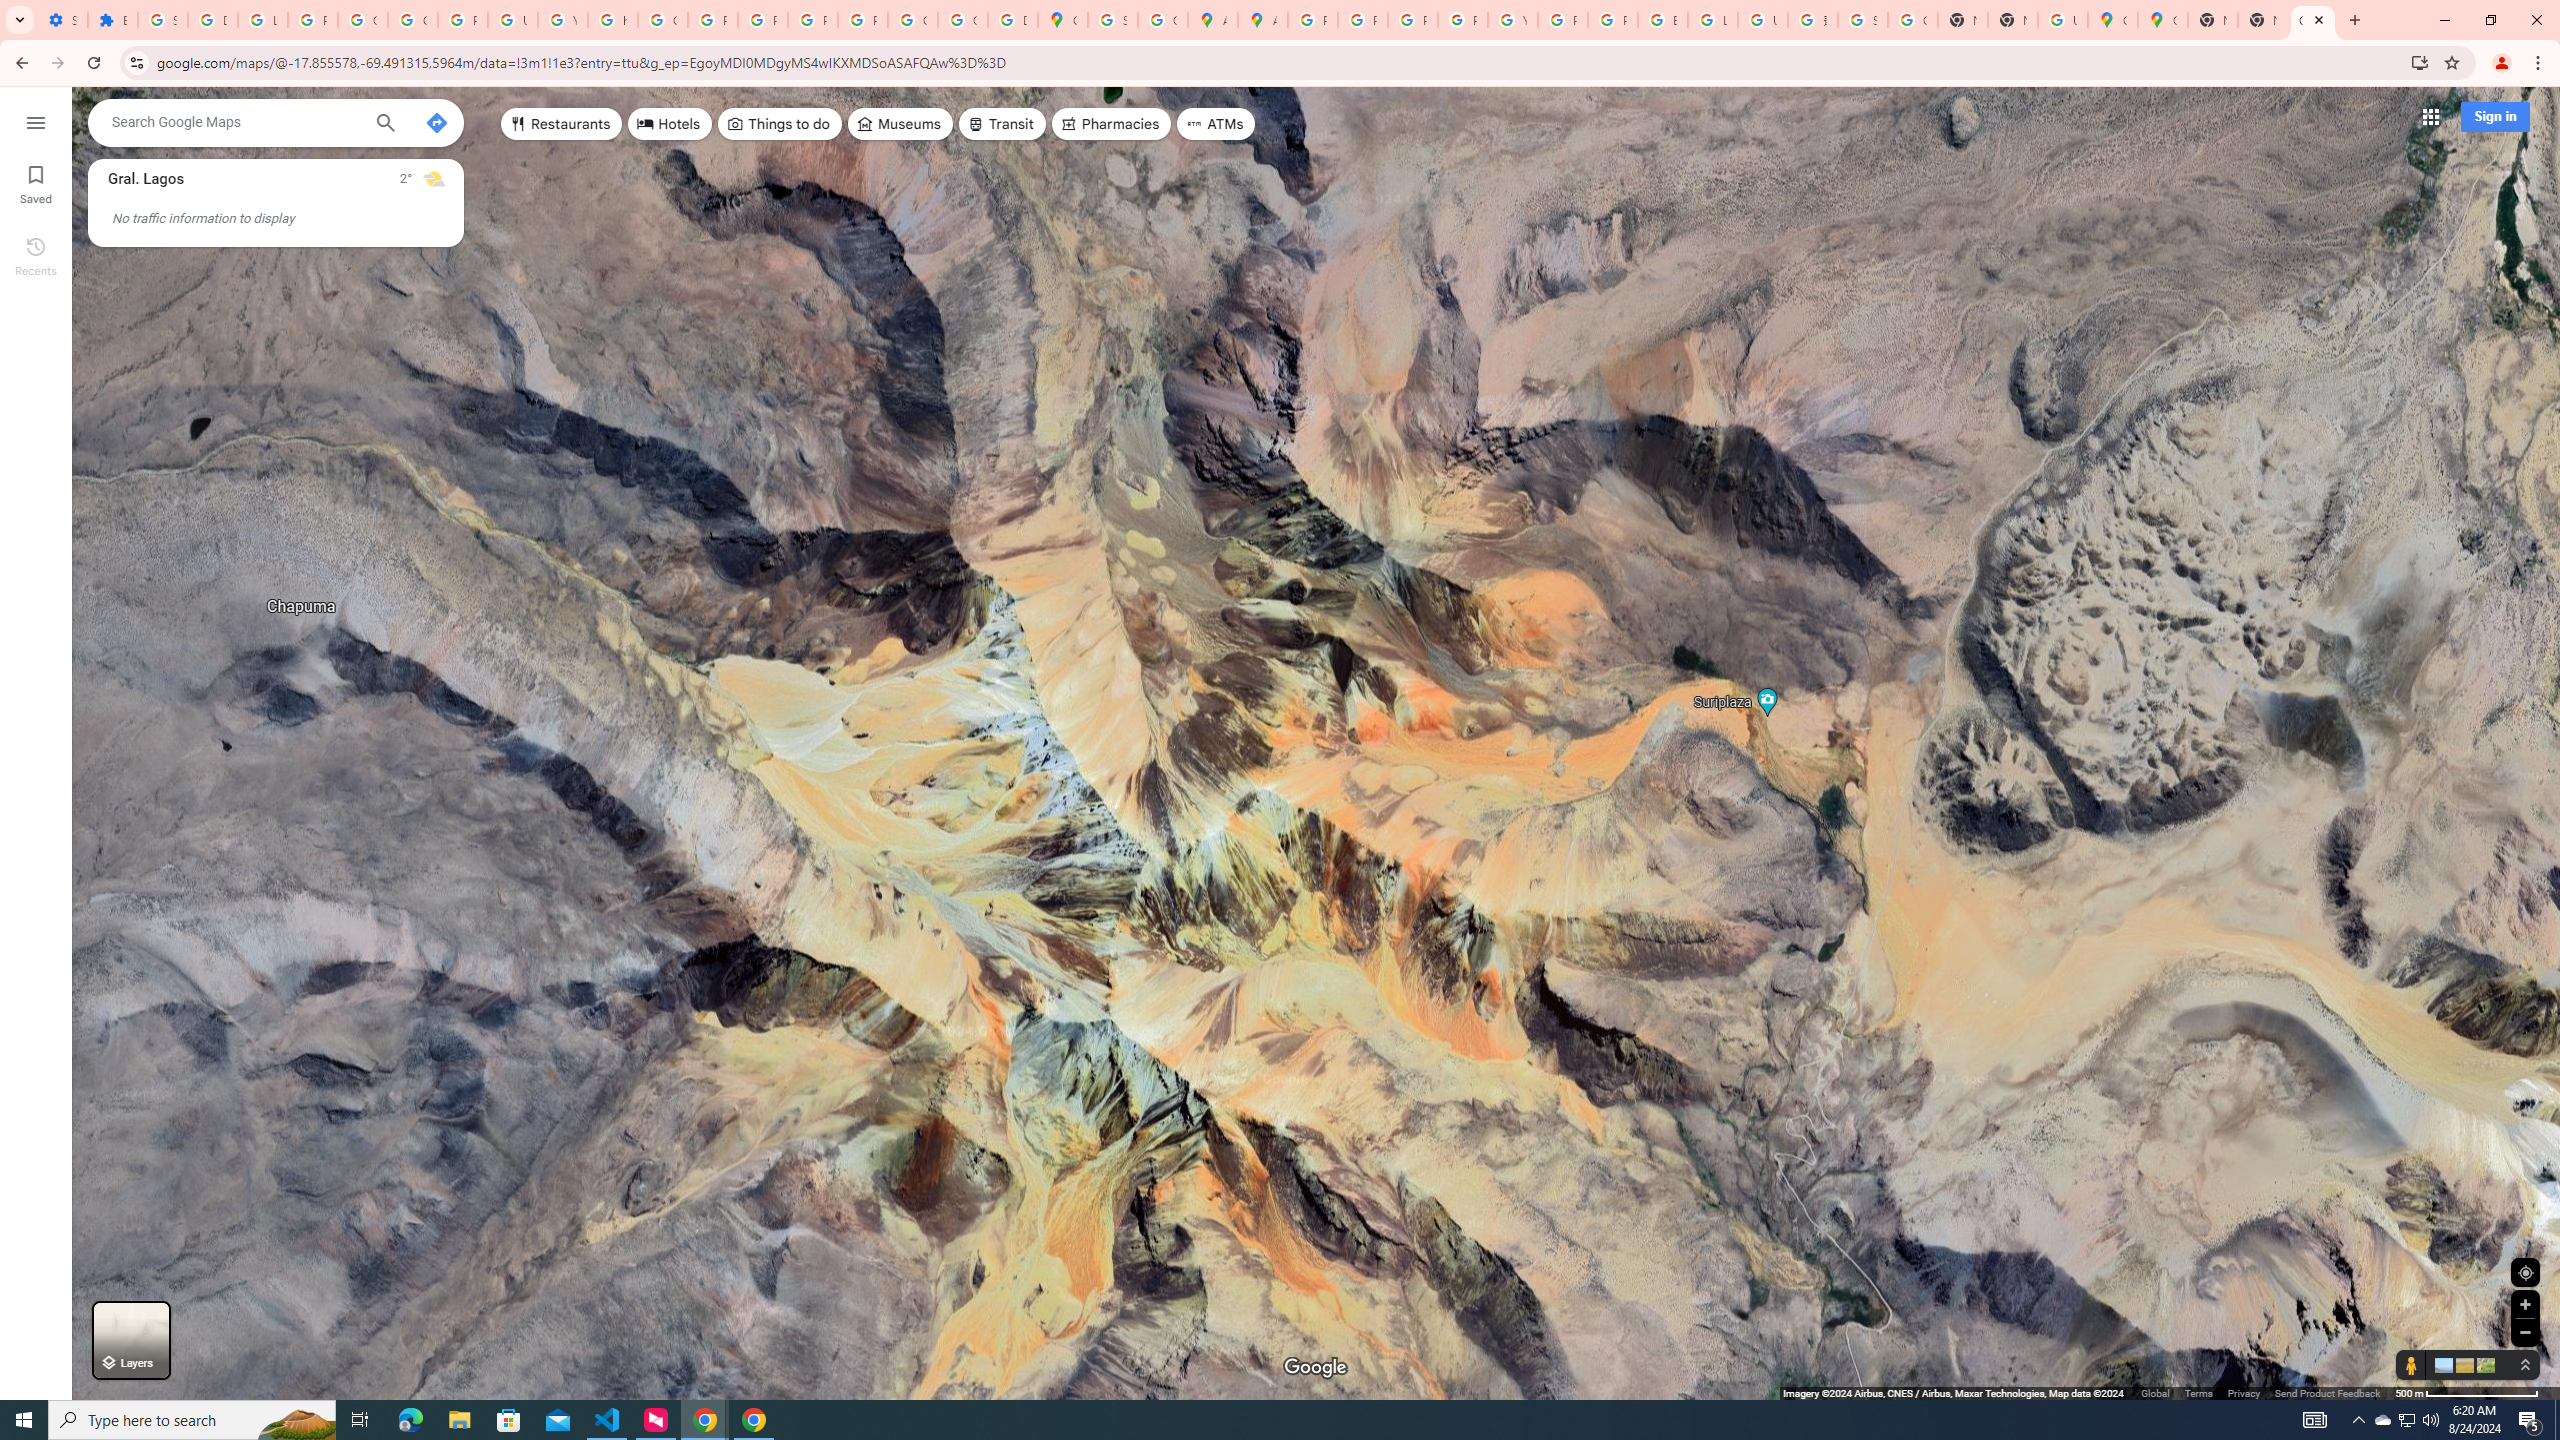 The width and height of the screenshot is (2560, 1440). Describe the element at coordinates (778, 122) in the screenshot. I see `'Things to do'` at that location.